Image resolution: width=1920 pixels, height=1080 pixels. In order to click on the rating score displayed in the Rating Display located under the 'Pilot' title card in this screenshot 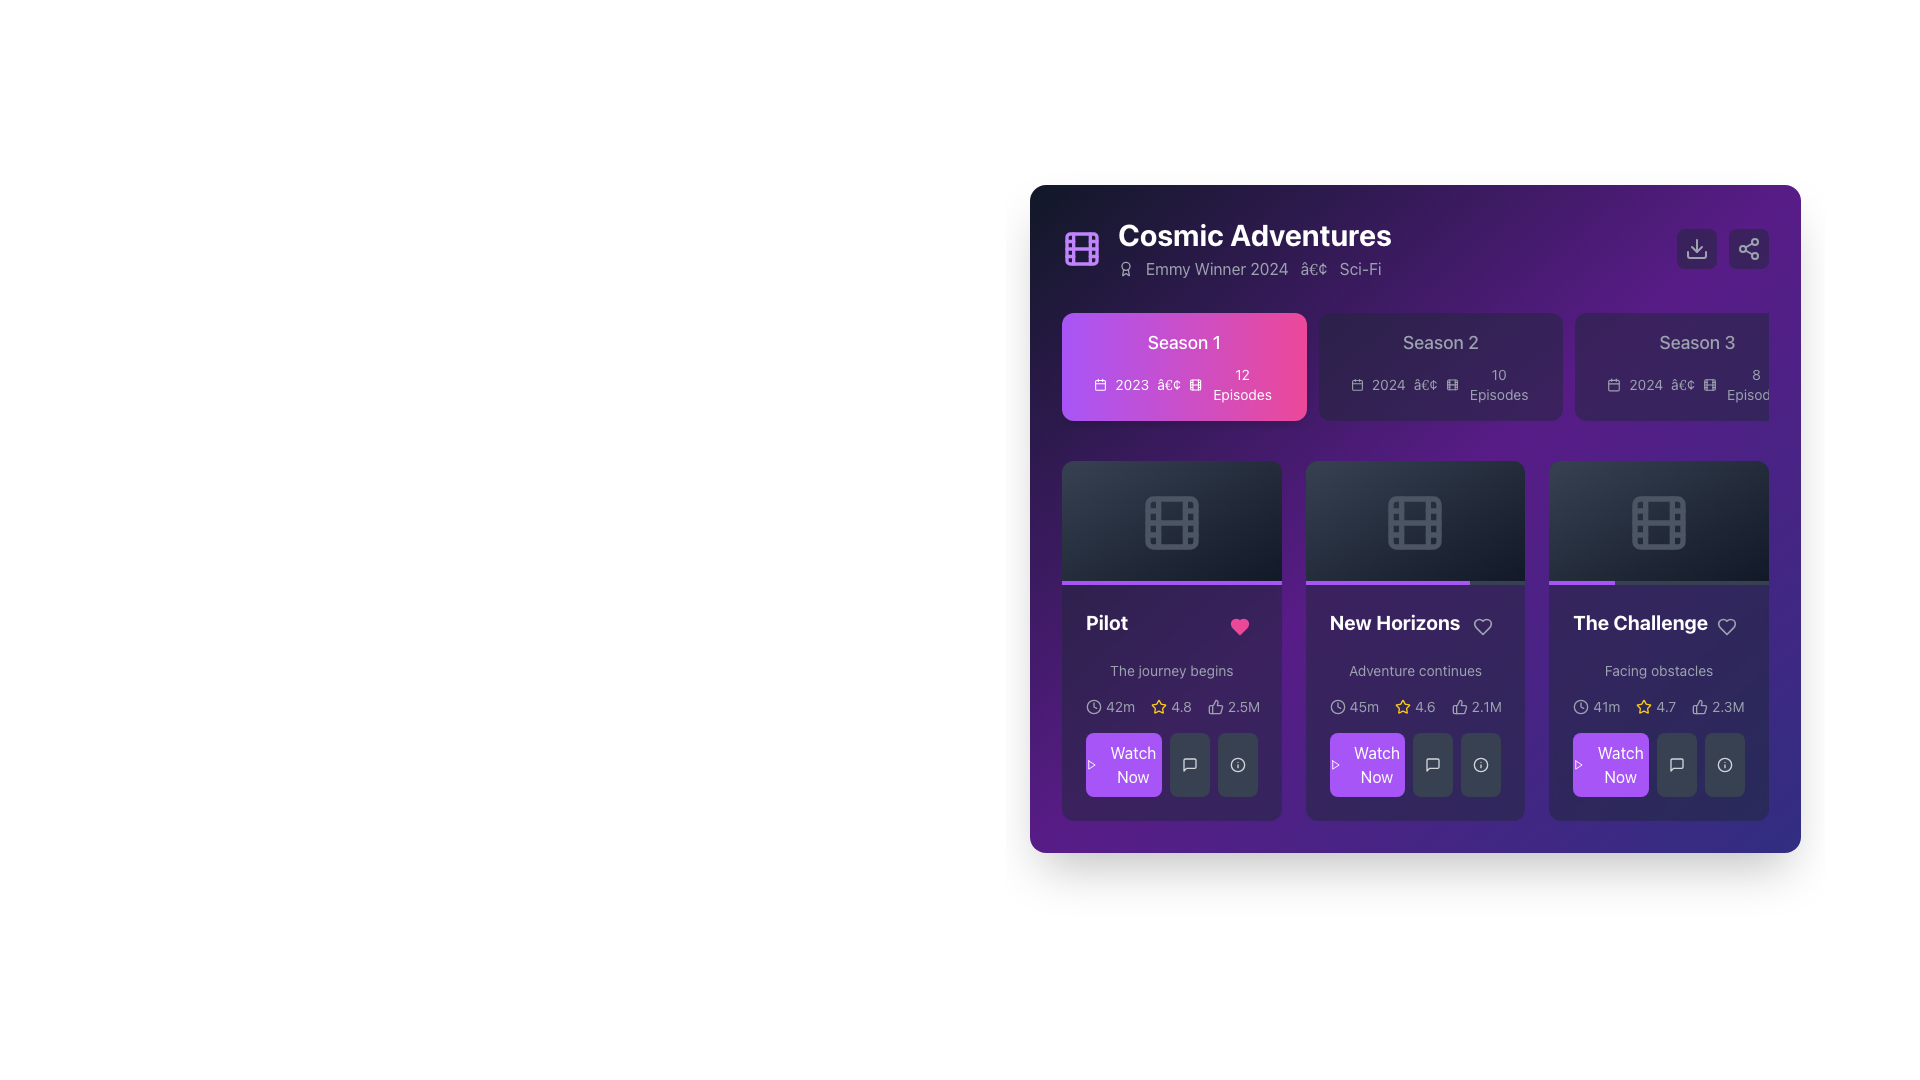, I will do `click(1171, 705)`.